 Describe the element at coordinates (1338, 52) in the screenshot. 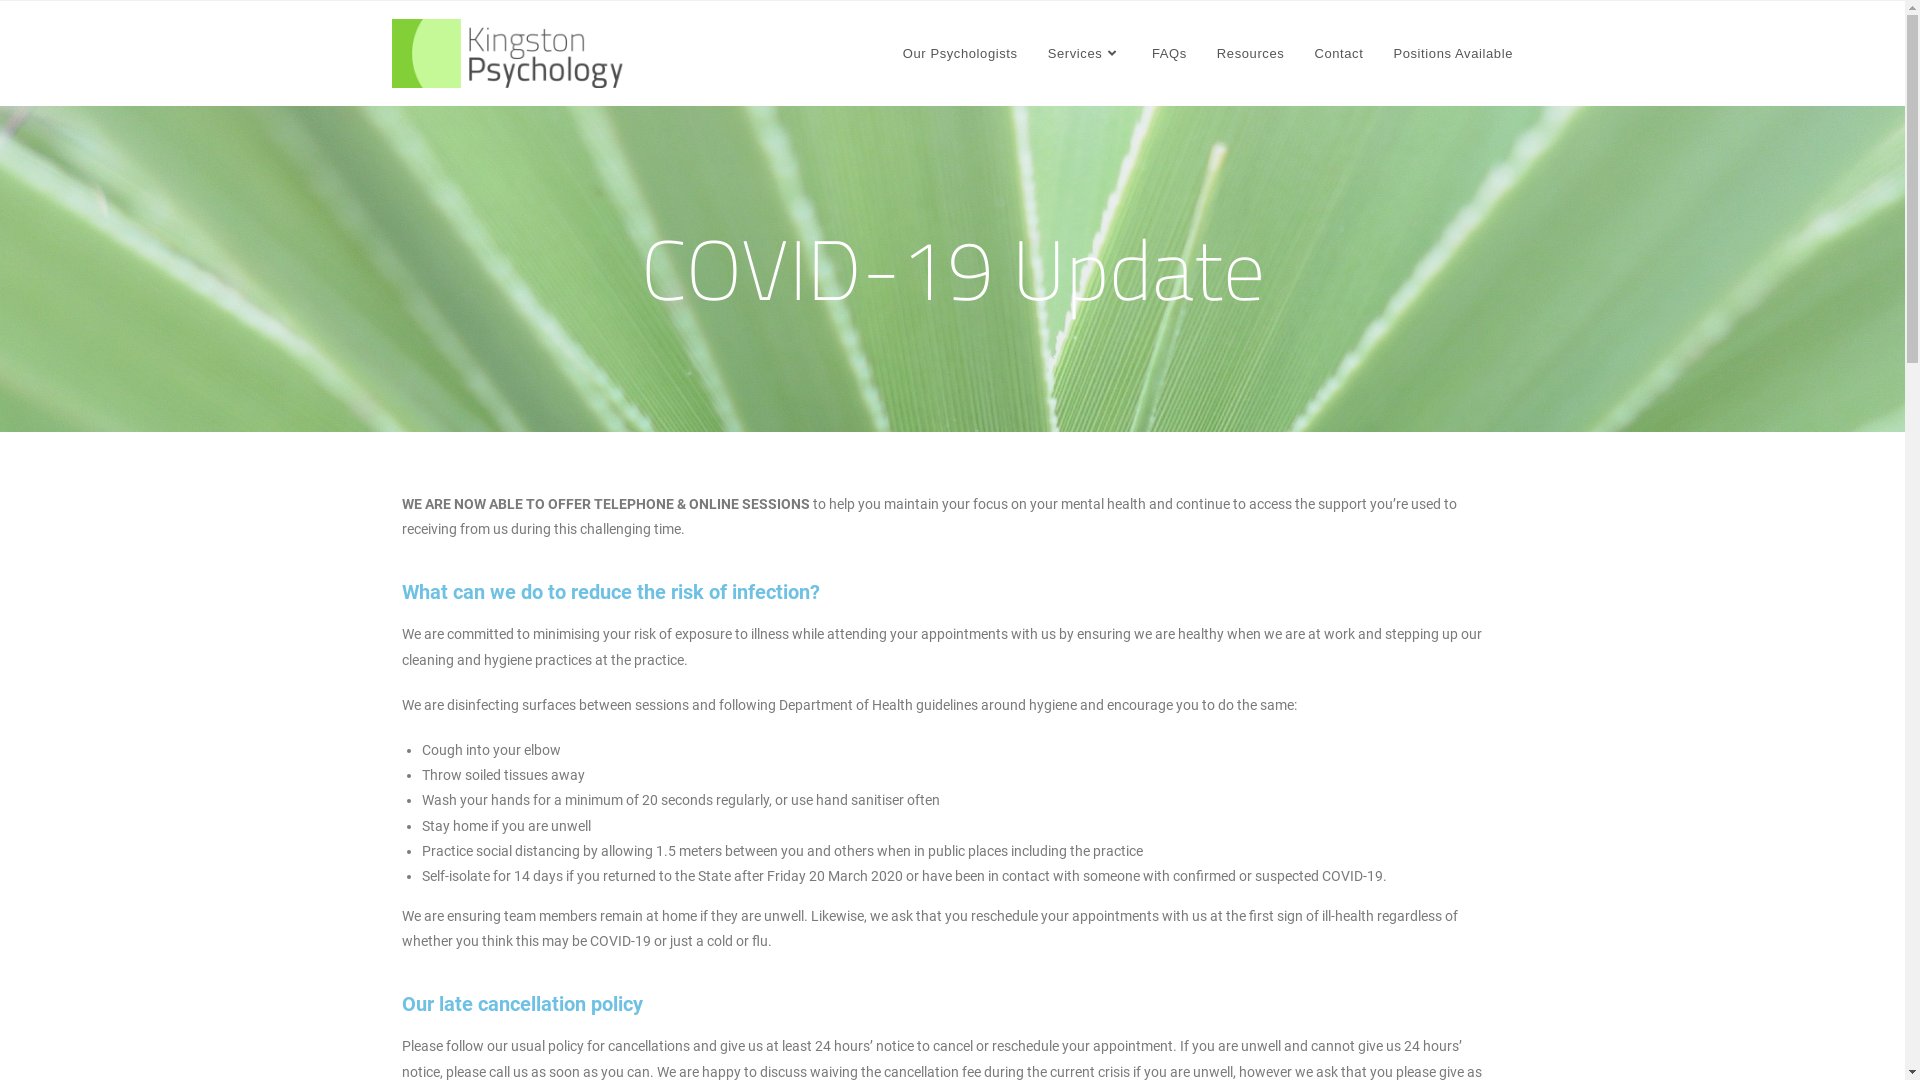

I see `'Contact'` at that location.